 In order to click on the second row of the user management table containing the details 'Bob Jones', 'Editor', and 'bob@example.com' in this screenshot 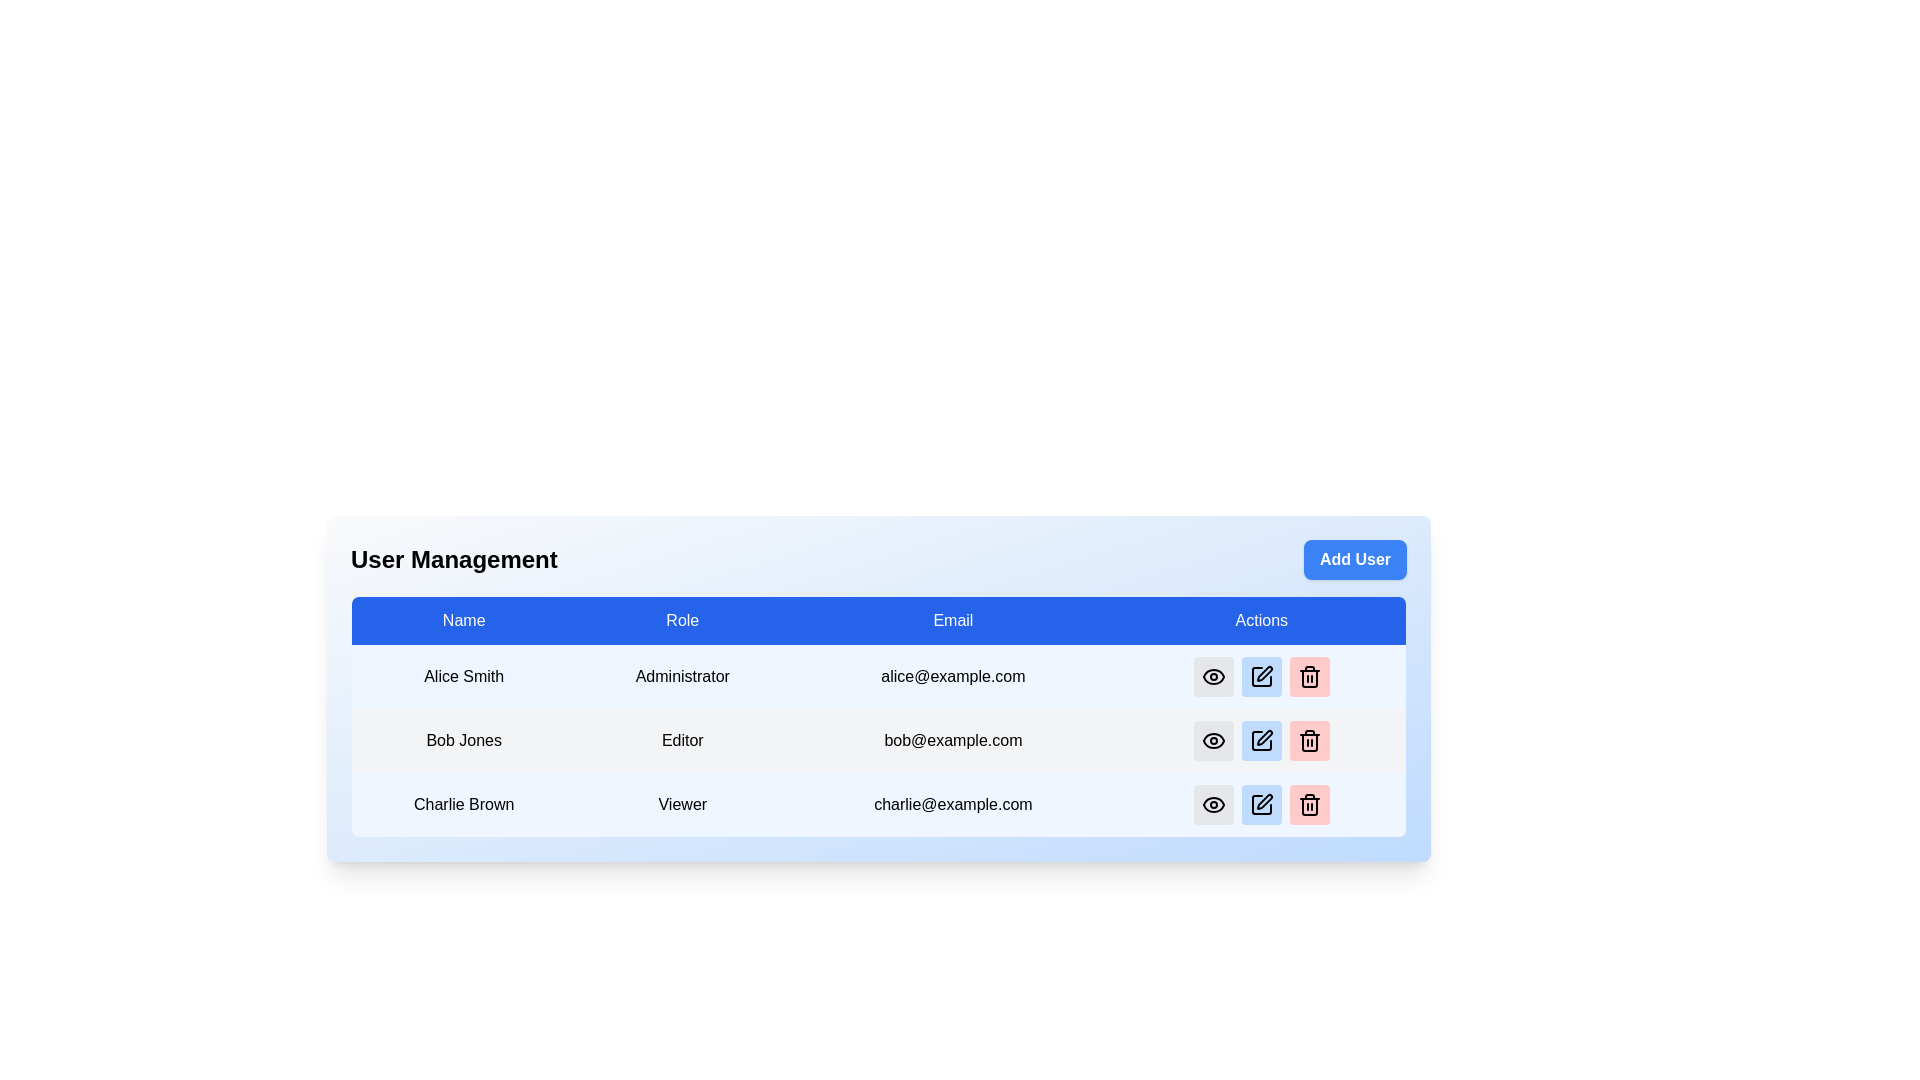, I will do `click(878, 740)`.